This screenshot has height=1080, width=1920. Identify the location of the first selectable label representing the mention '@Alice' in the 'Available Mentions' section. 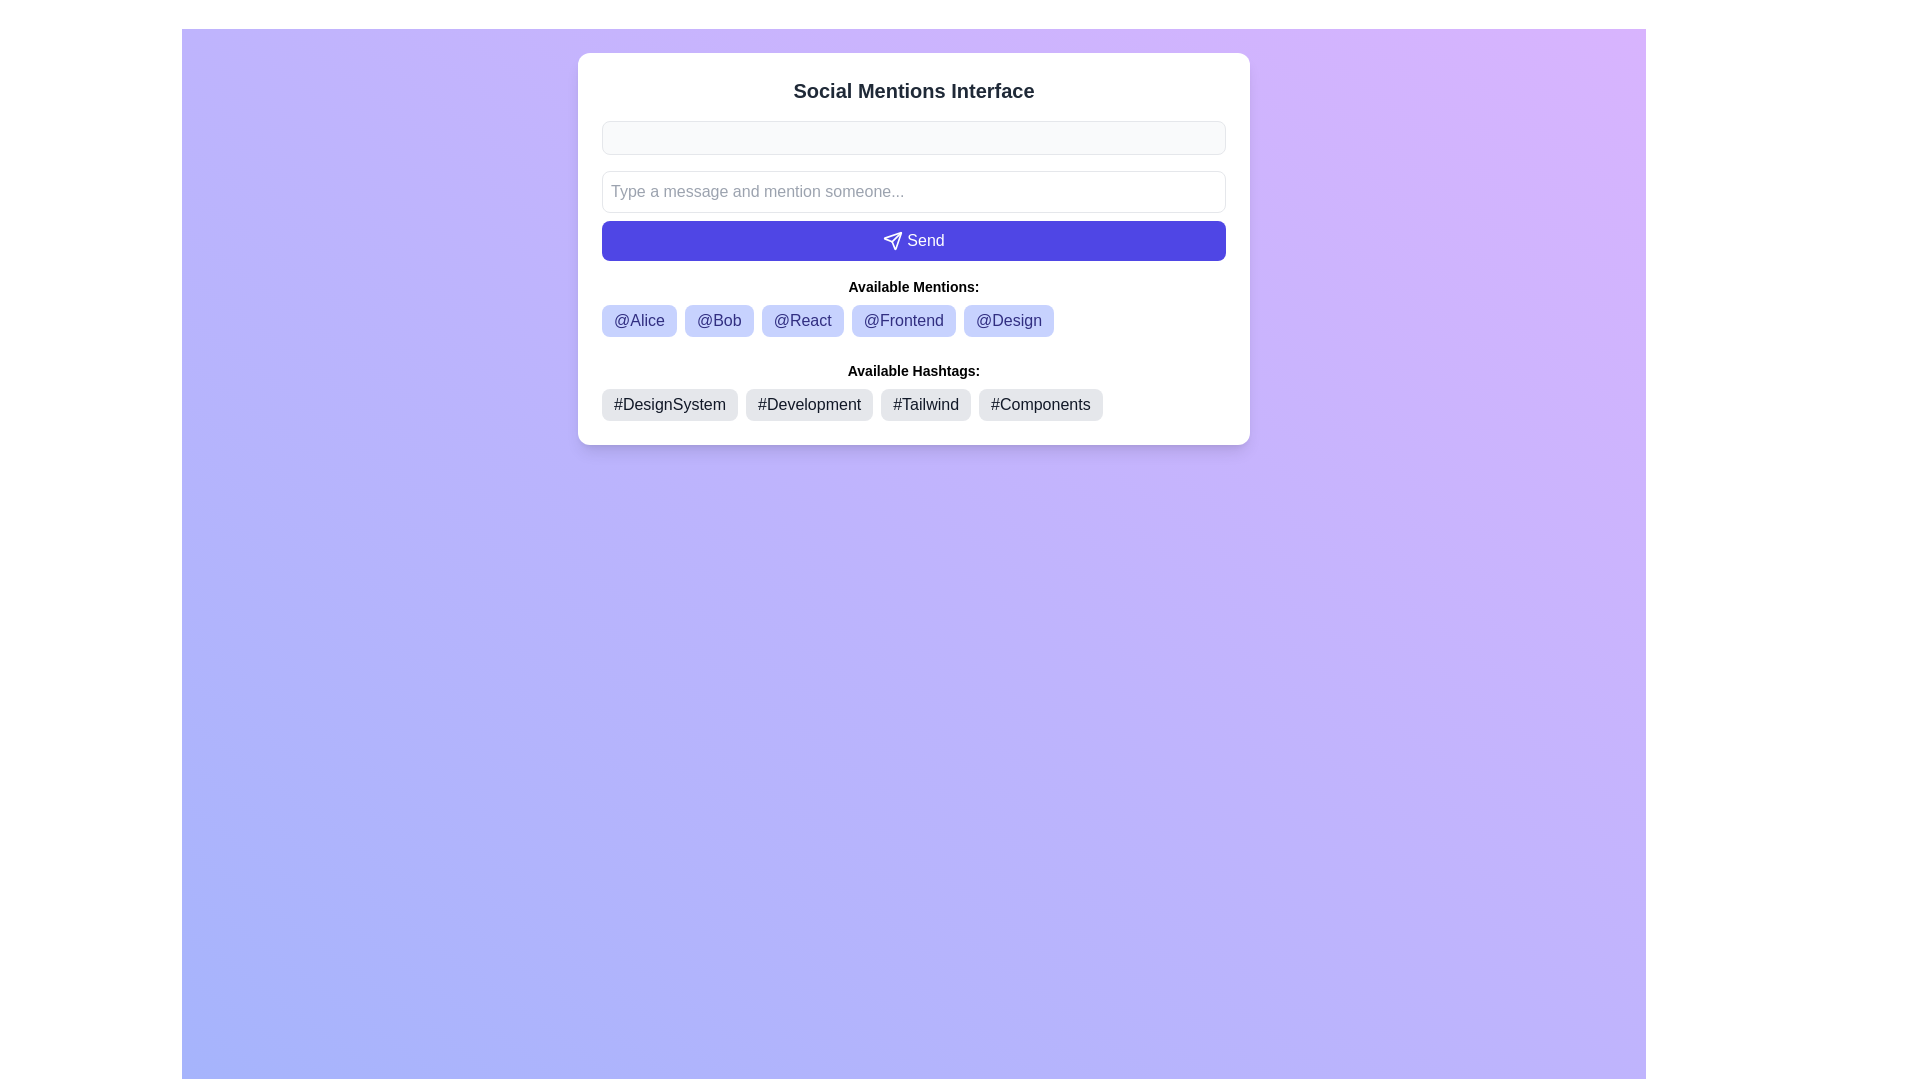
(638, 319).